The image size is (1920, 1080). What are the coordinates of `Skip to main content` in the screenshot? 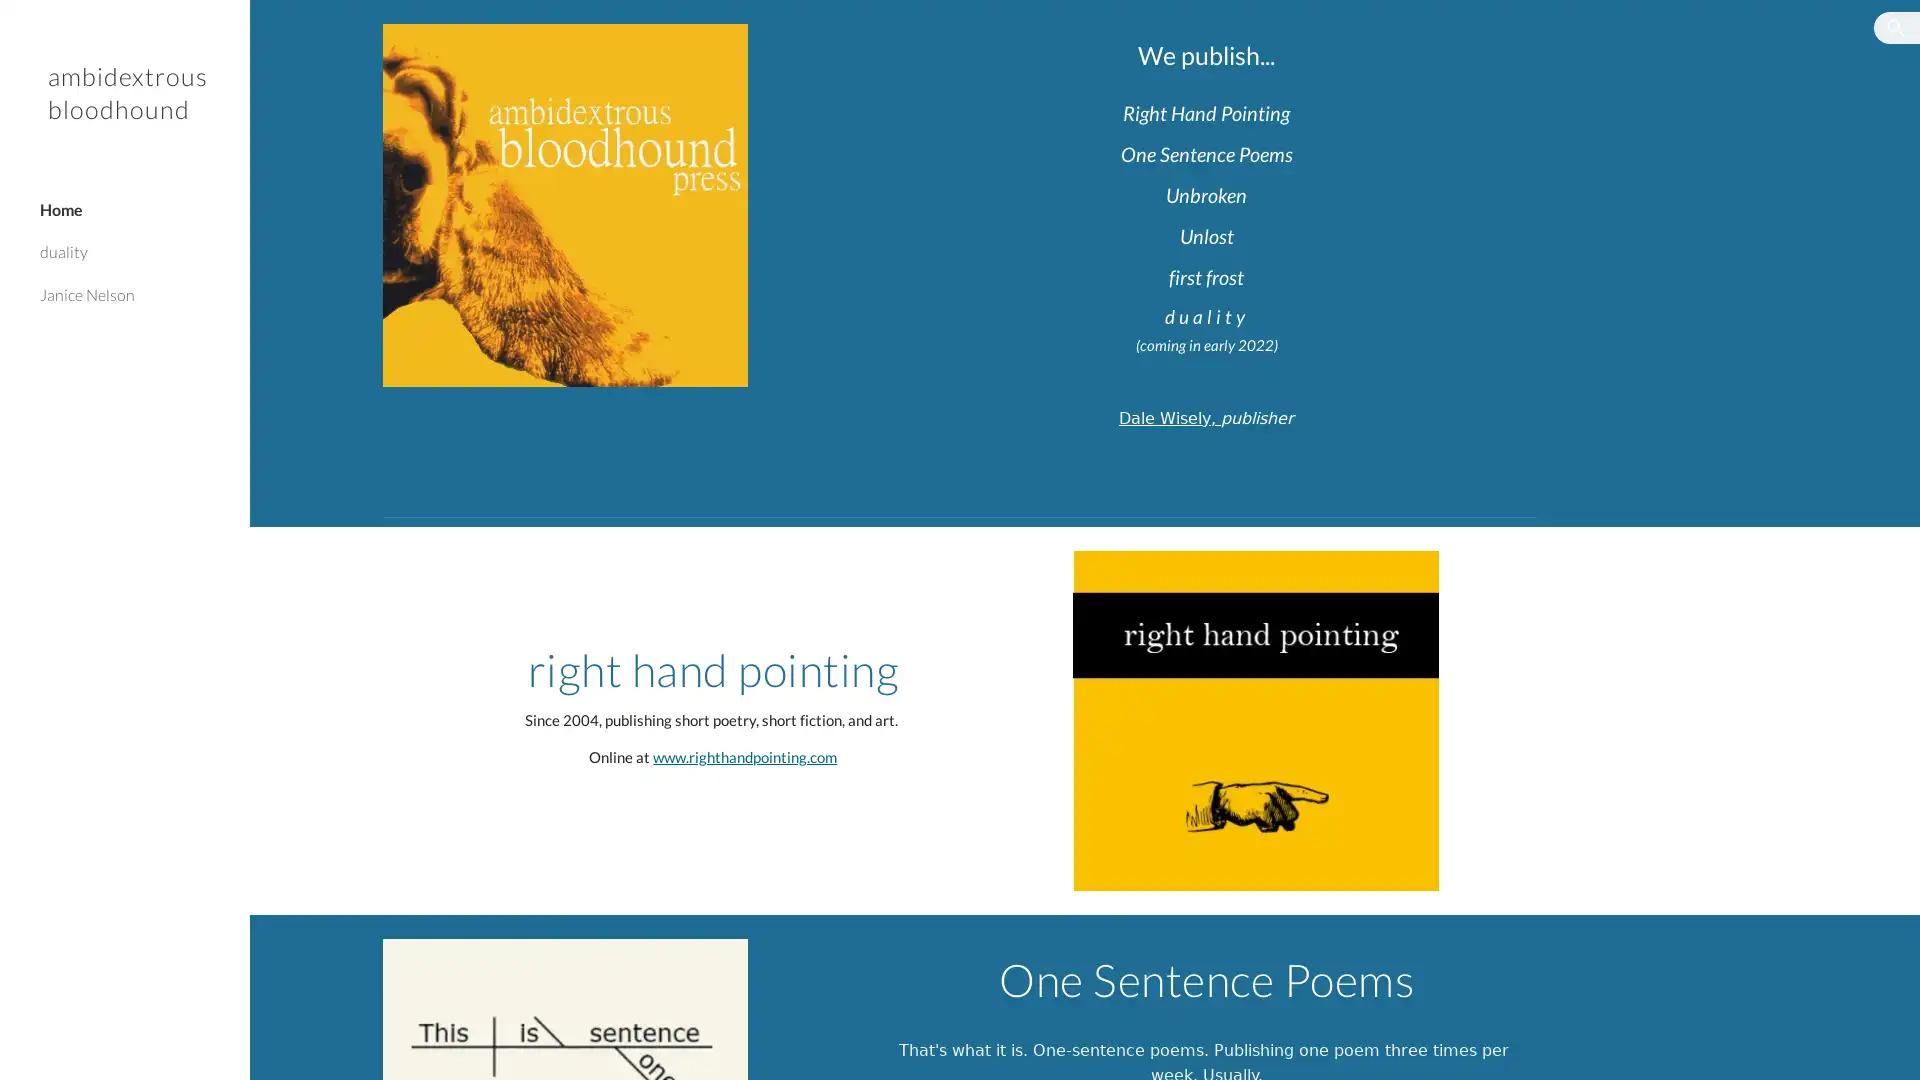 It's located at (787, 37).